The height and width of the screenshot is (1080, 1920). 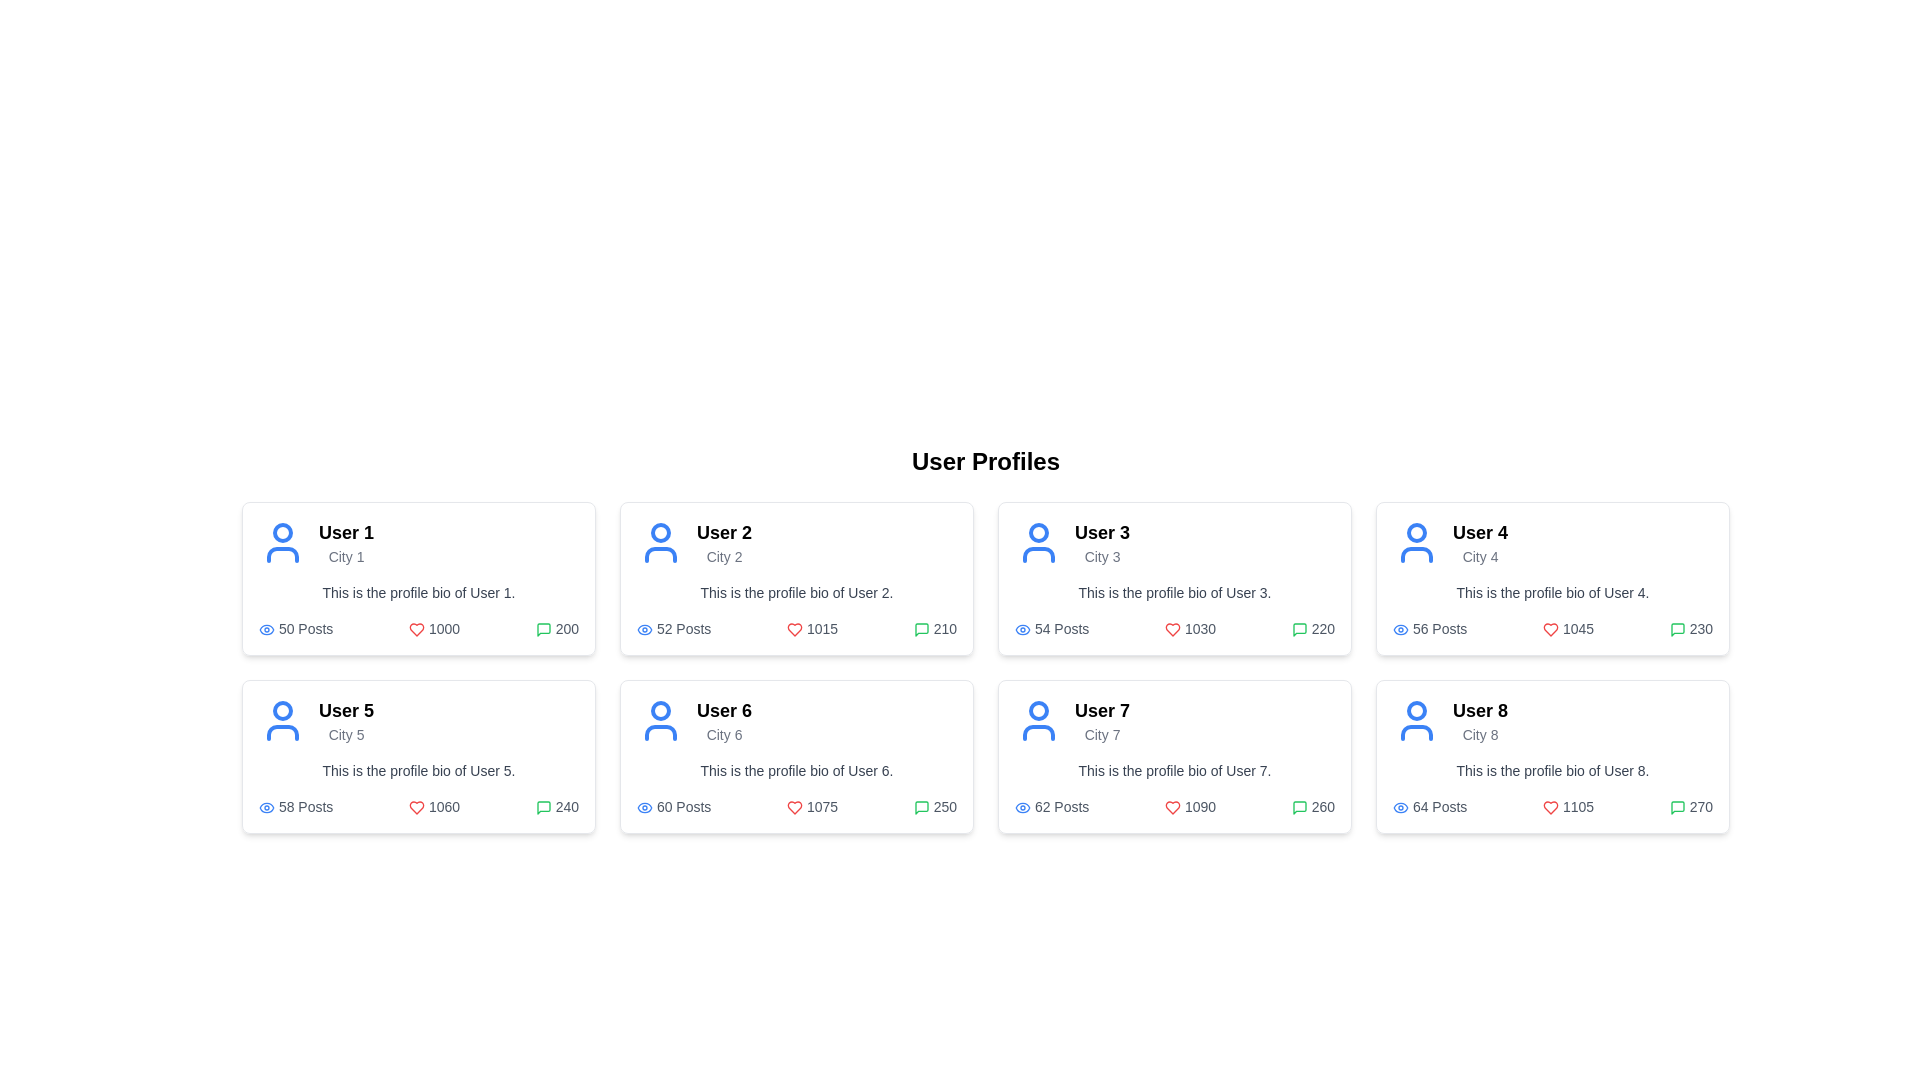 I want to click on the green speech bubble icon located within the profile card of 'User 2', situated next to the numerical comment count, so click(x=920, y=630).